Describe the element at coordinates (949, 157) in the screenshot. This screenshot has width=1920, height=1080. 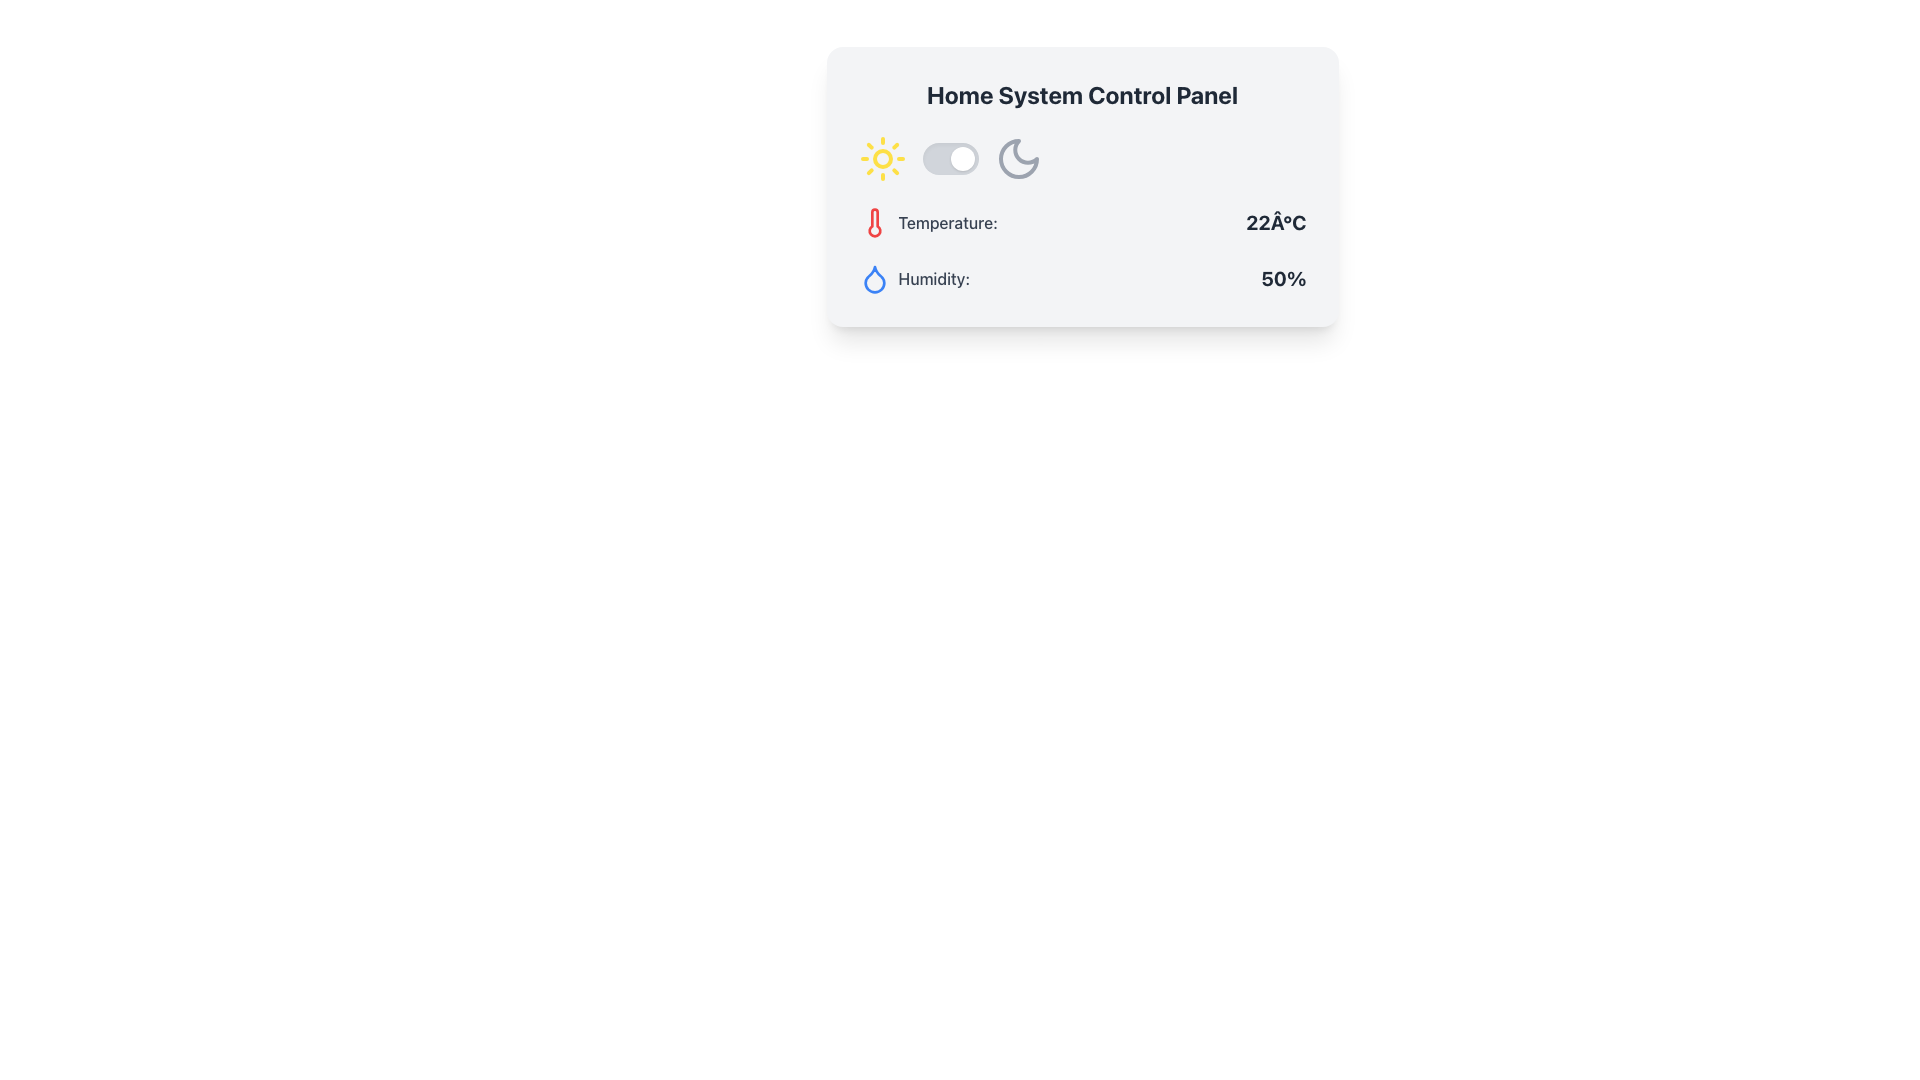
I see `the toggle switch located between the sun and moon icons to switch its state` at that location.